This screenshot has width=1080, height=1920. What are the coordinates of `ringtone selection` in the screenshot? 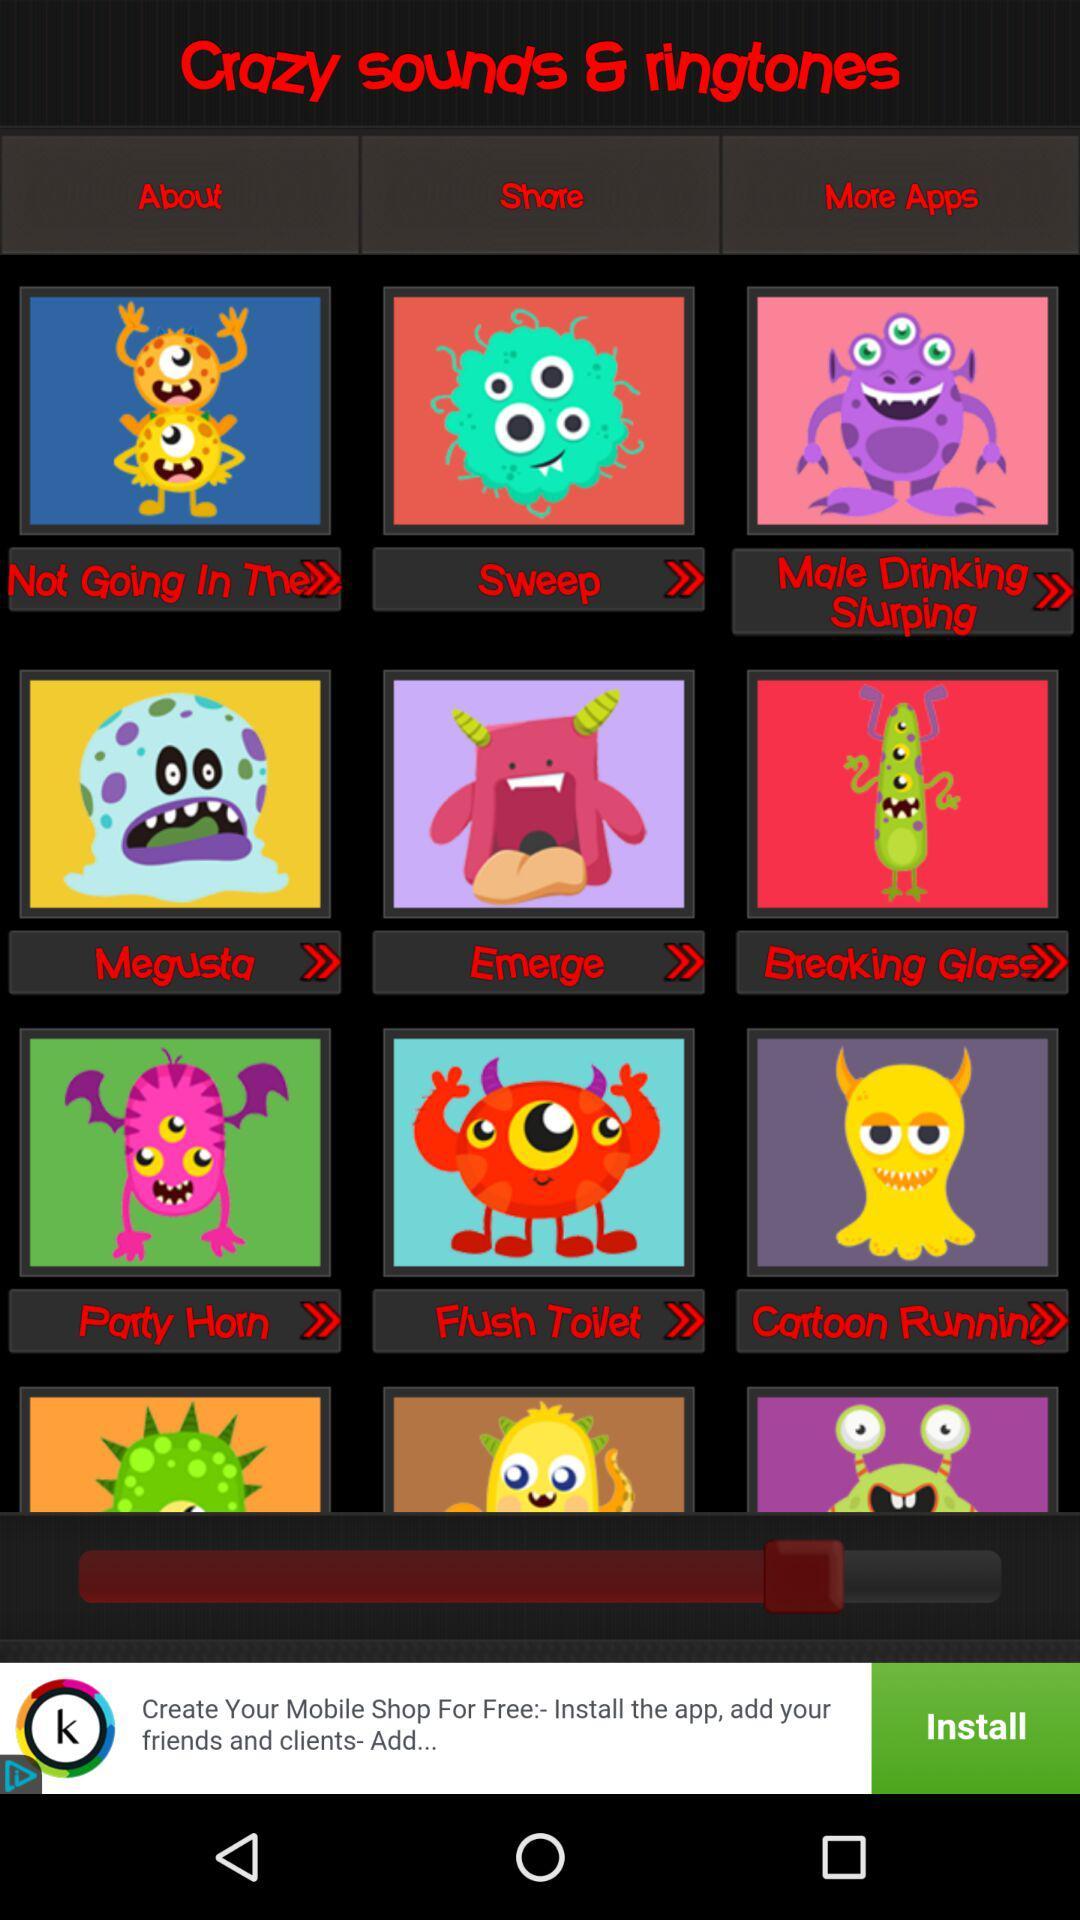 It's located at (537, 1154).